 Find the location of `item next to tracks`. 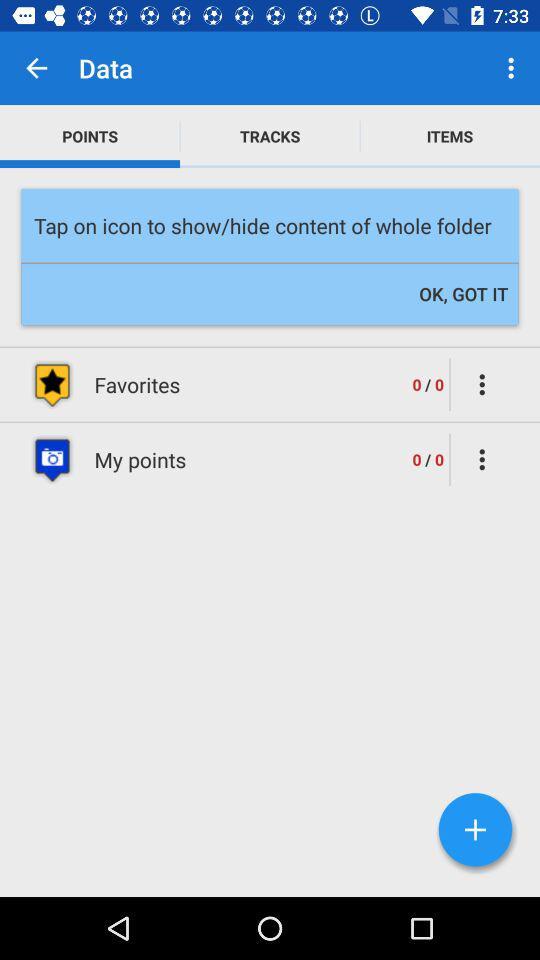

item next to tracks is located at coordinates (449, 135).